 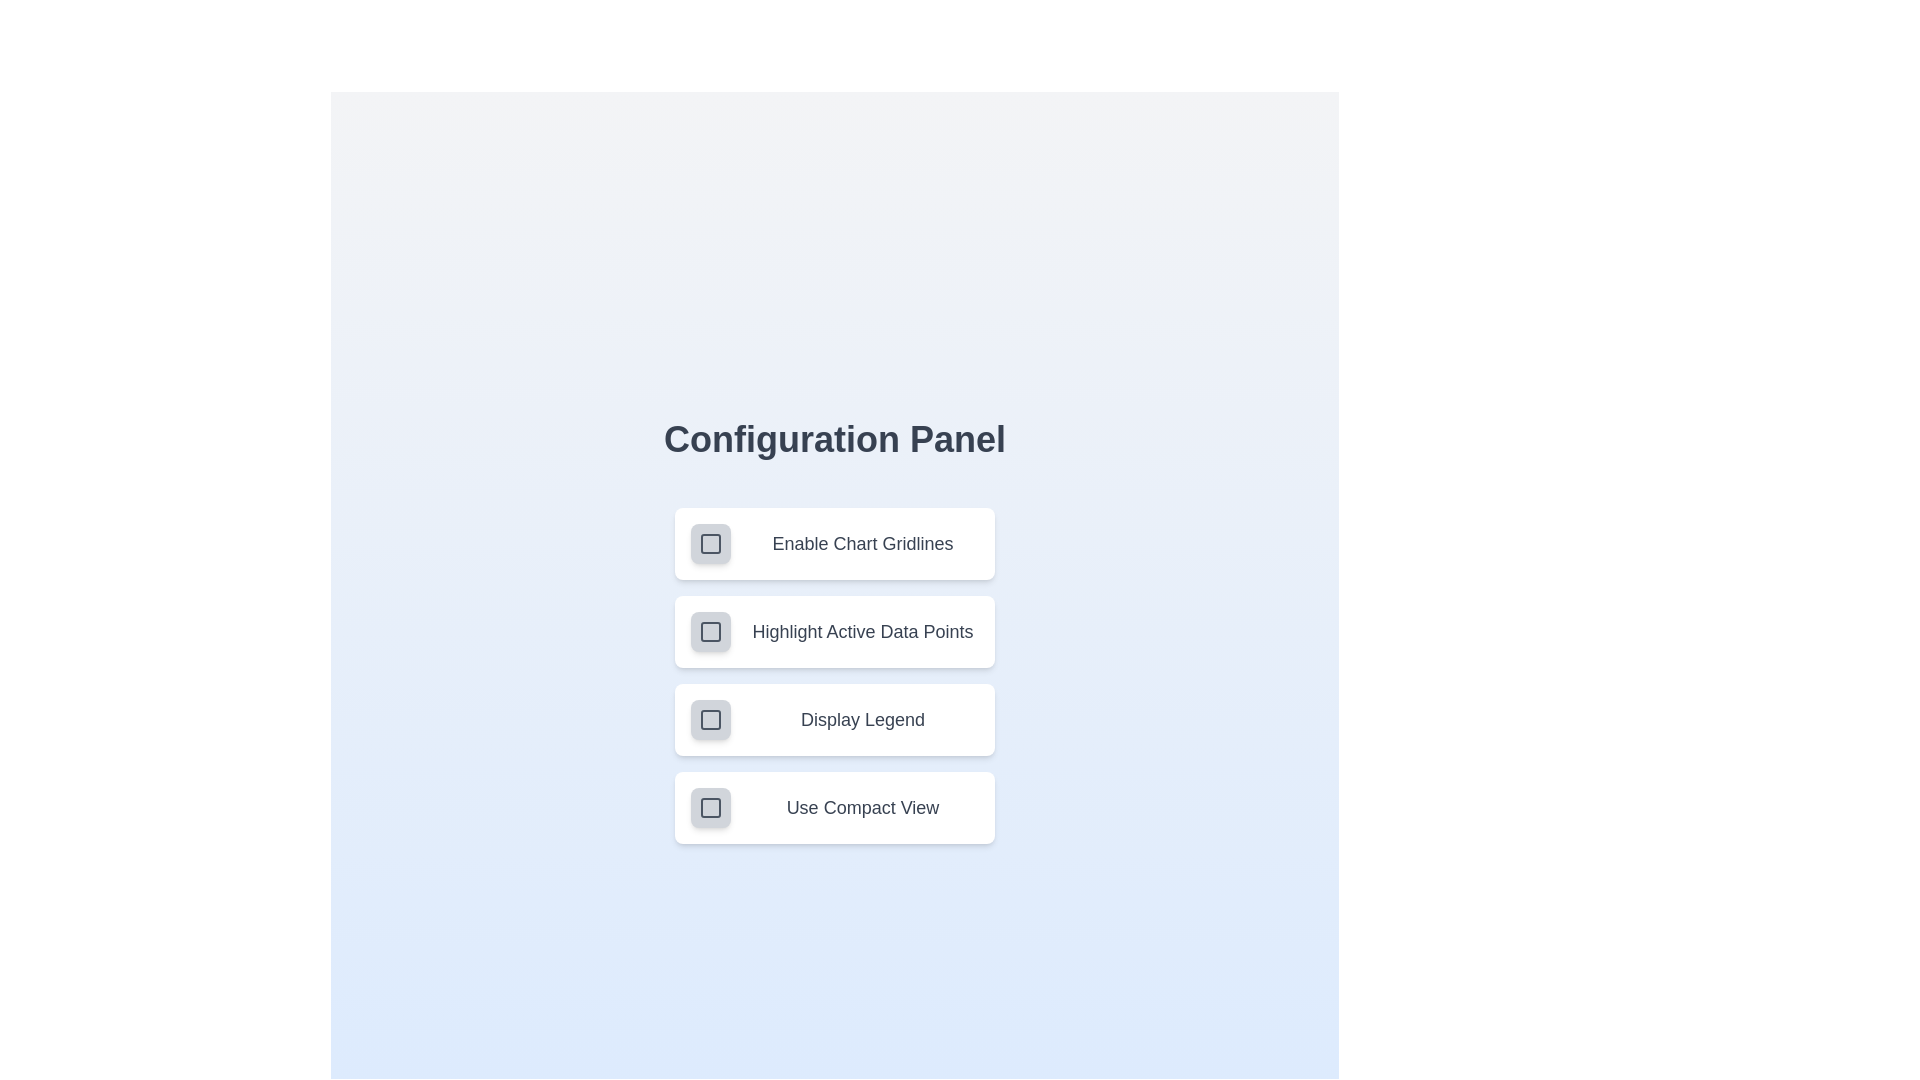 What do you see at coordinates (710, 806) in the screenshot?
I see `the setting corresponding to Use Compact View` at bounding box center [710, 806].